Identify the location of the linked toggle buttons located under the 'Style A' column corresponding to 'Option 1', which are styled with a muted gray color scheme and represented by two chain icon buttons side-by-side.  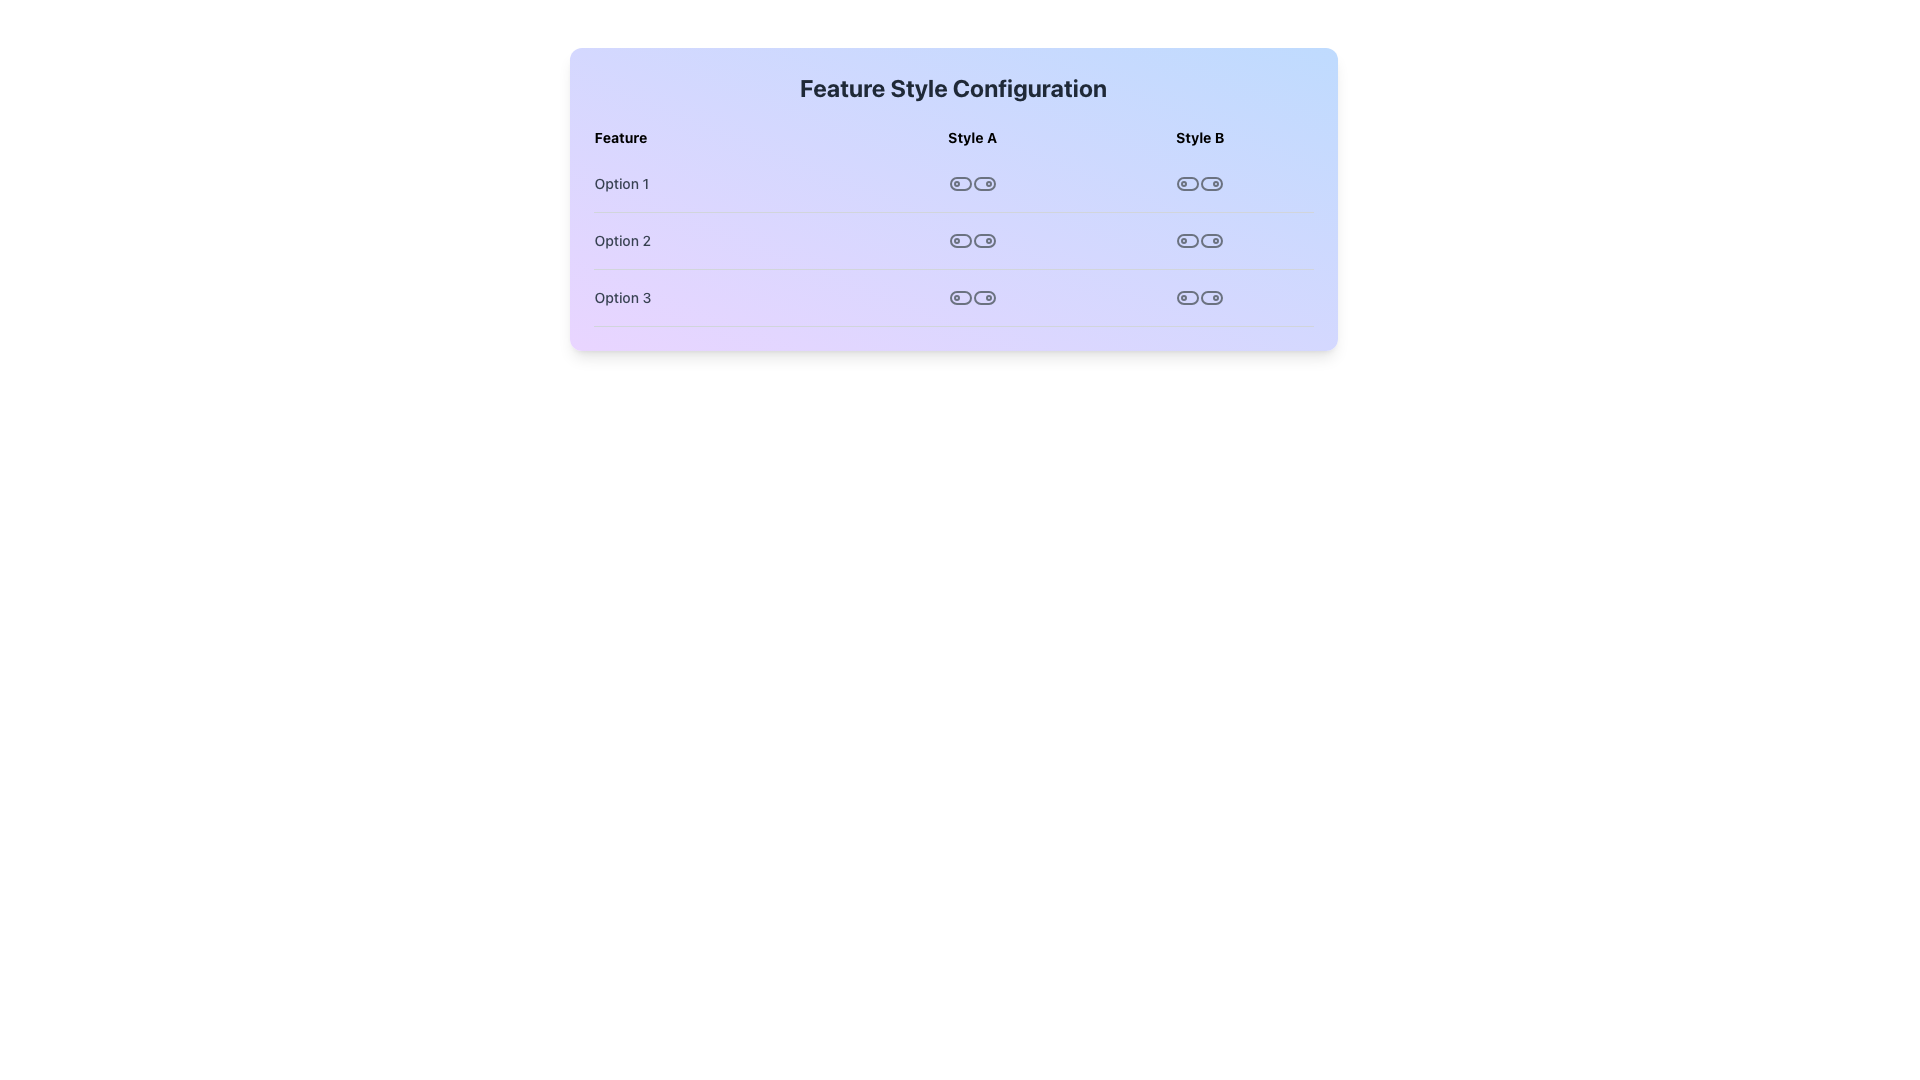
(972, 184).